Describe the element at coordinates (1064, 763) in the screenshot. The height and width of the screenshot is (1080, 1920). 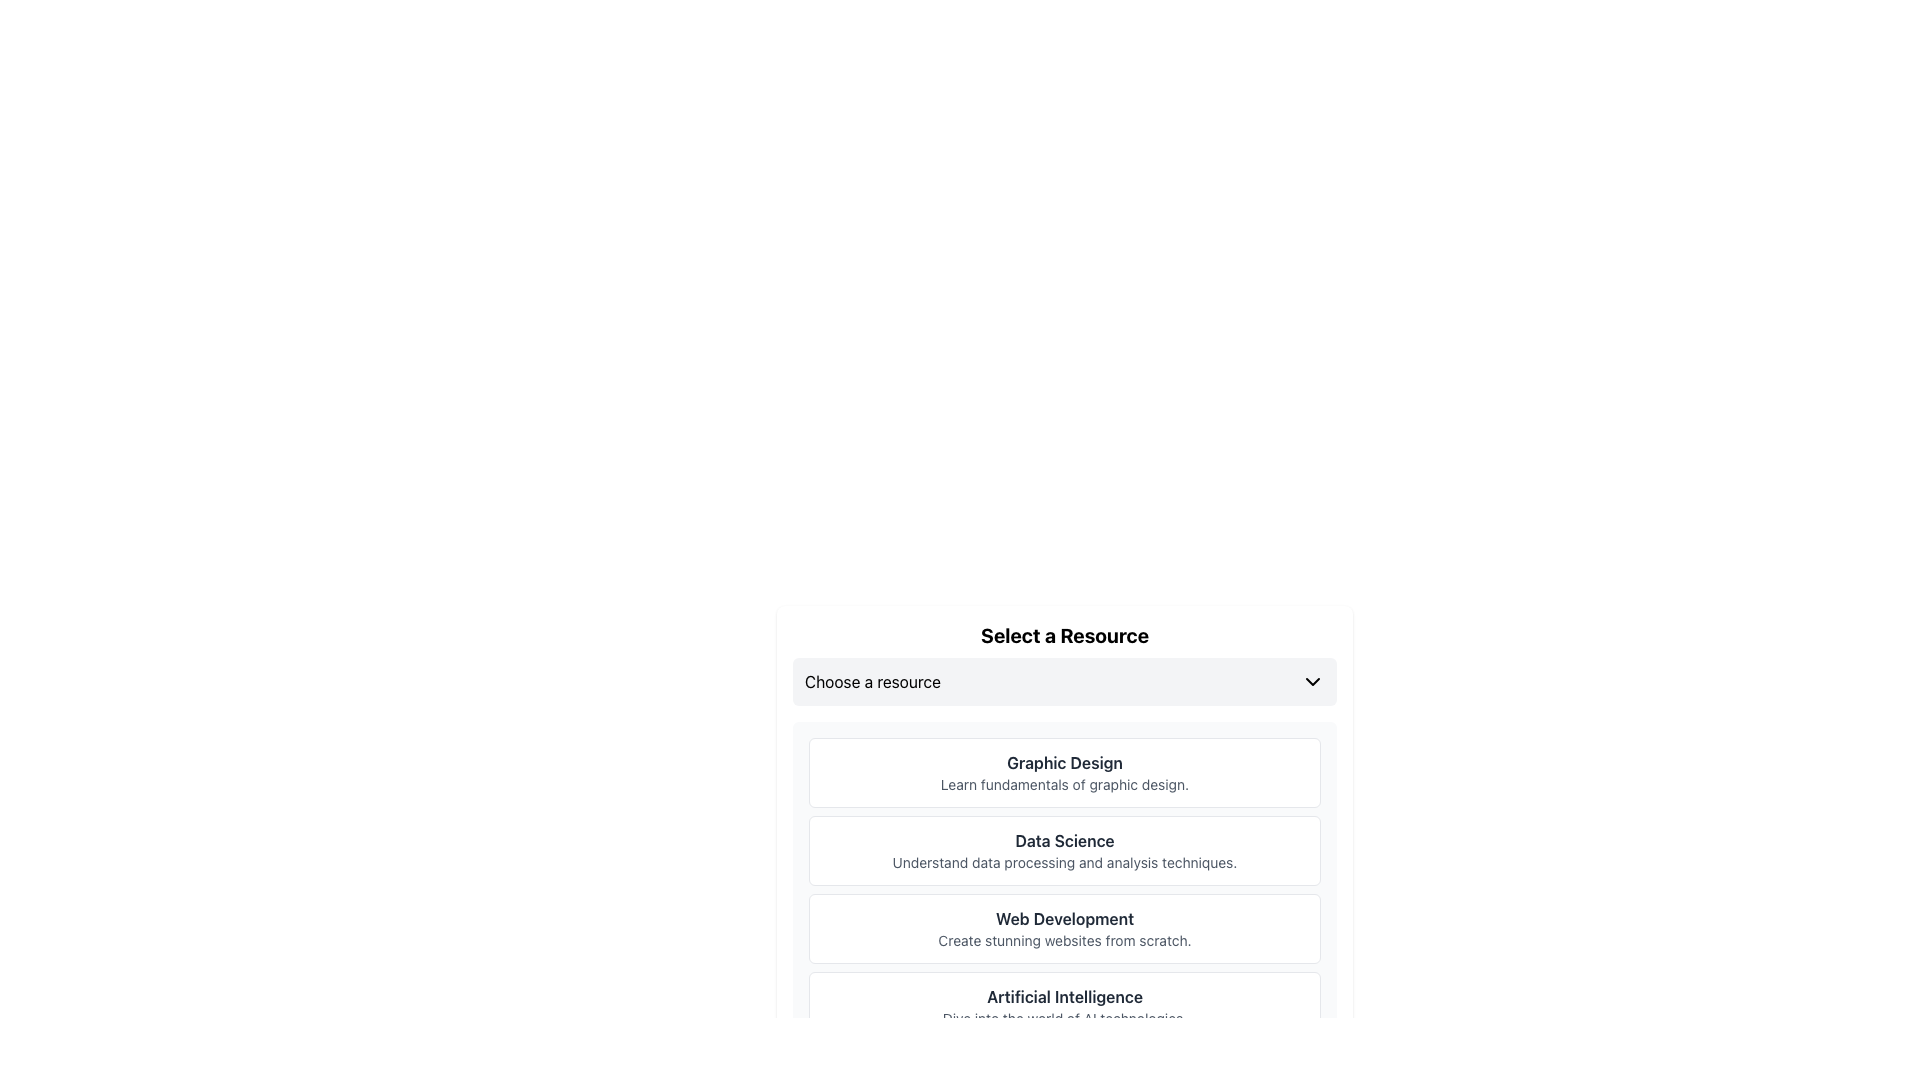
I see `the 'Graphic Design' text element, which serves as the title for selecting the graphic design resource located under 'Select a Resource'` at that location.